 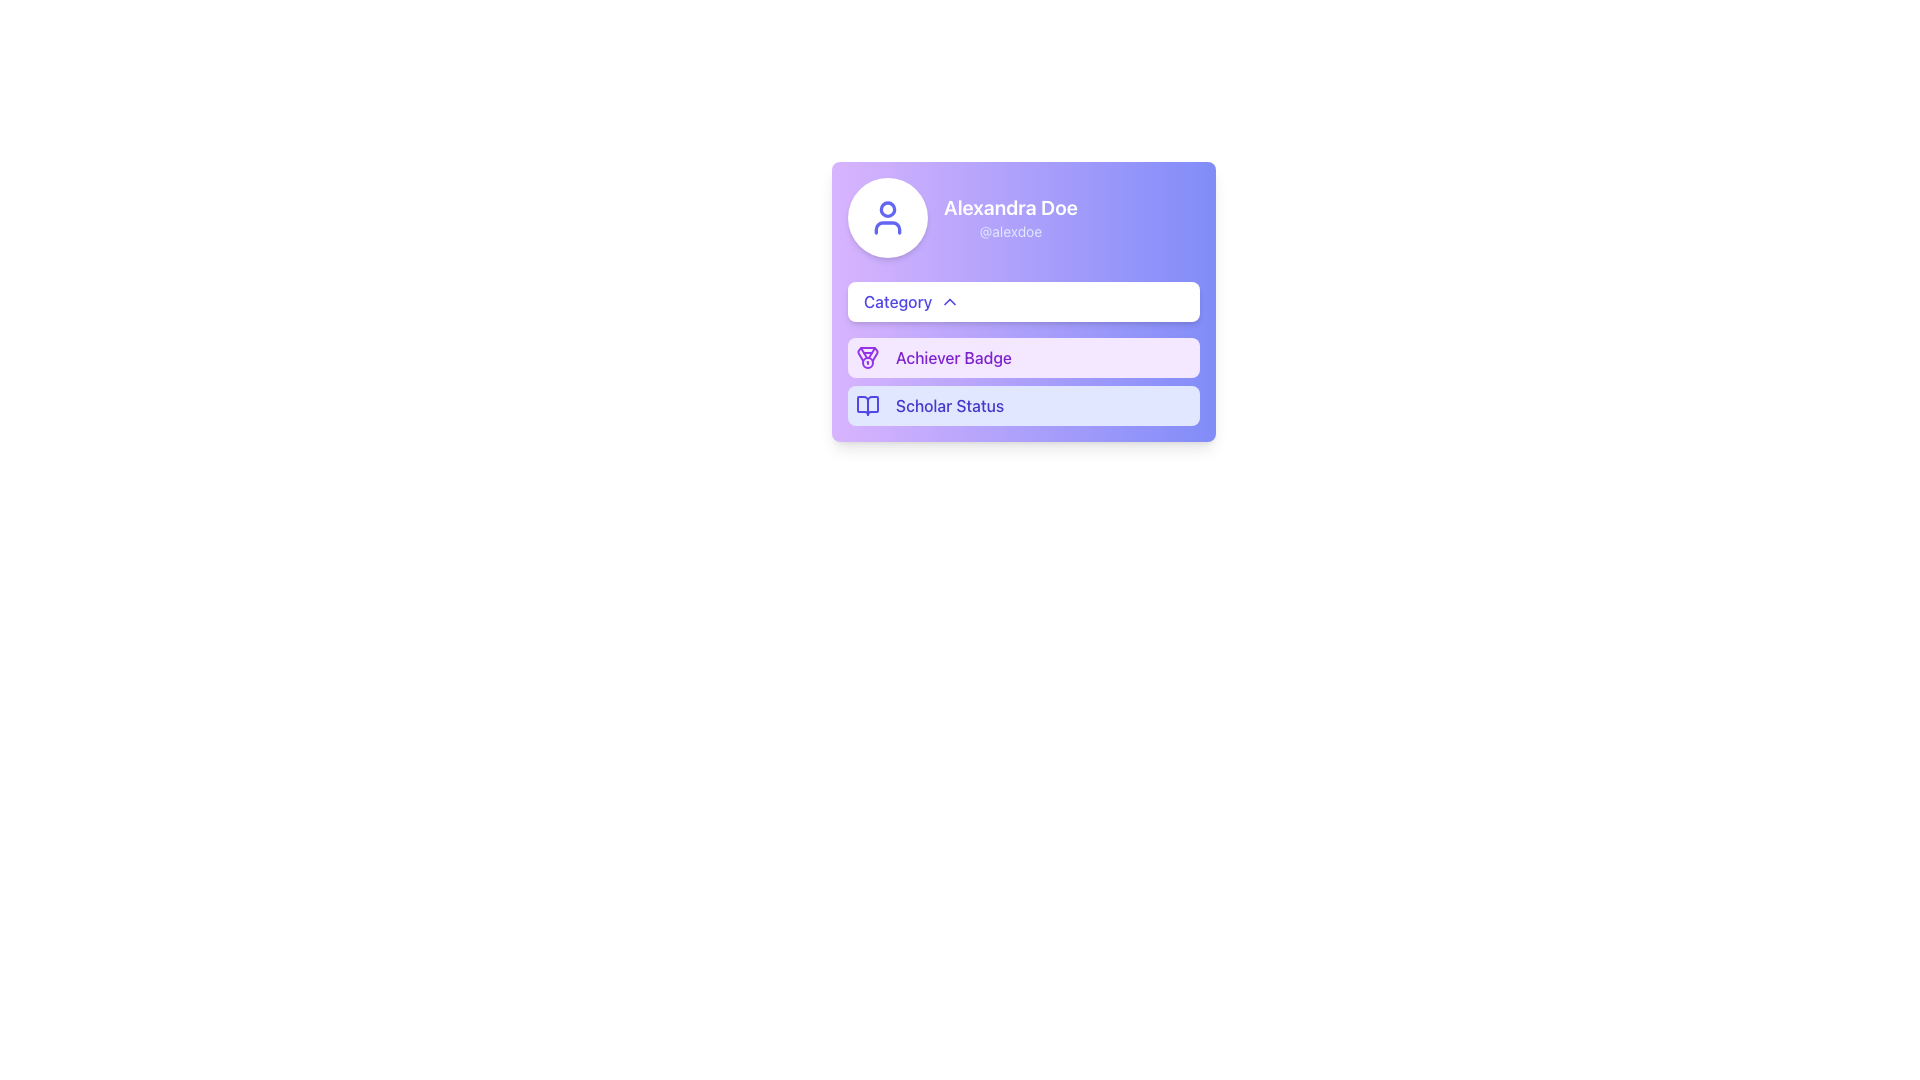 I want to click on the purple medal icon with intricate details, which is located to the left of the 'Achiever Badge' label in the second item of the vertically stacked list, so click(x=868, y=353).